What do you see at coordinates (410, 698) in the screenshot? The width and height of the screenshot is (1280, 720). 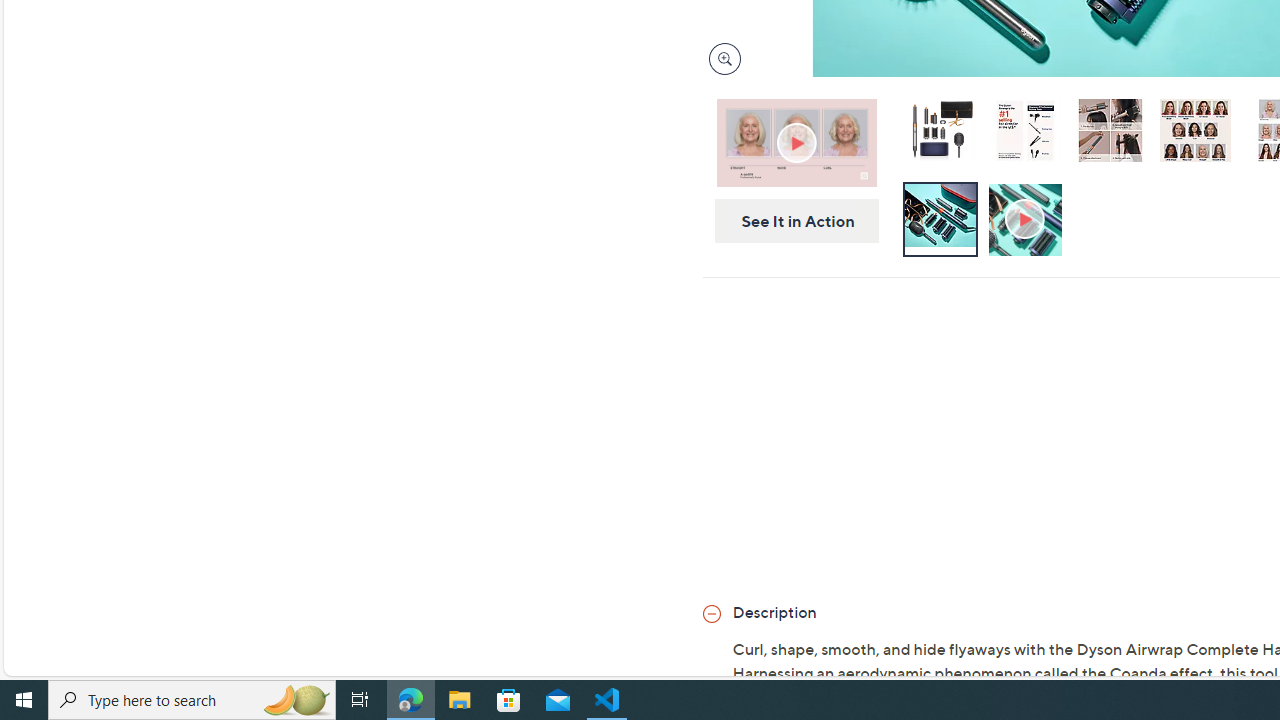 I see `'Microsoft Edge - 1 running window'` at bounding box center [410, 698].